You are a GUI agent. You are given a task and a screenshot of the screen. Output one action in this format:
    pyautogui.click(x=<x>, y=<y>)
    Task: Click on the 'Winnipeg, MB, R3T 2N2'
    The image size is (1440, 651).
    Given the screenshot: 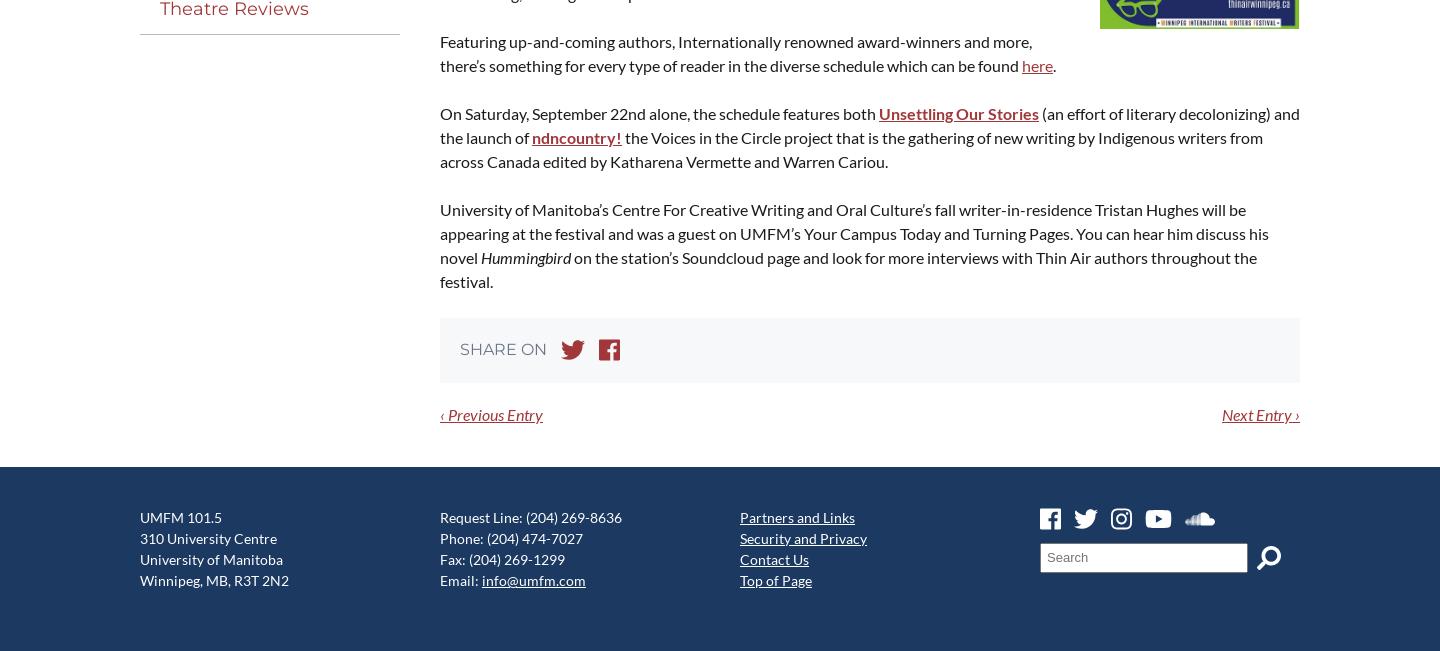 What is the action you would take?
    pyautogui.click(x=138, y=579)
    